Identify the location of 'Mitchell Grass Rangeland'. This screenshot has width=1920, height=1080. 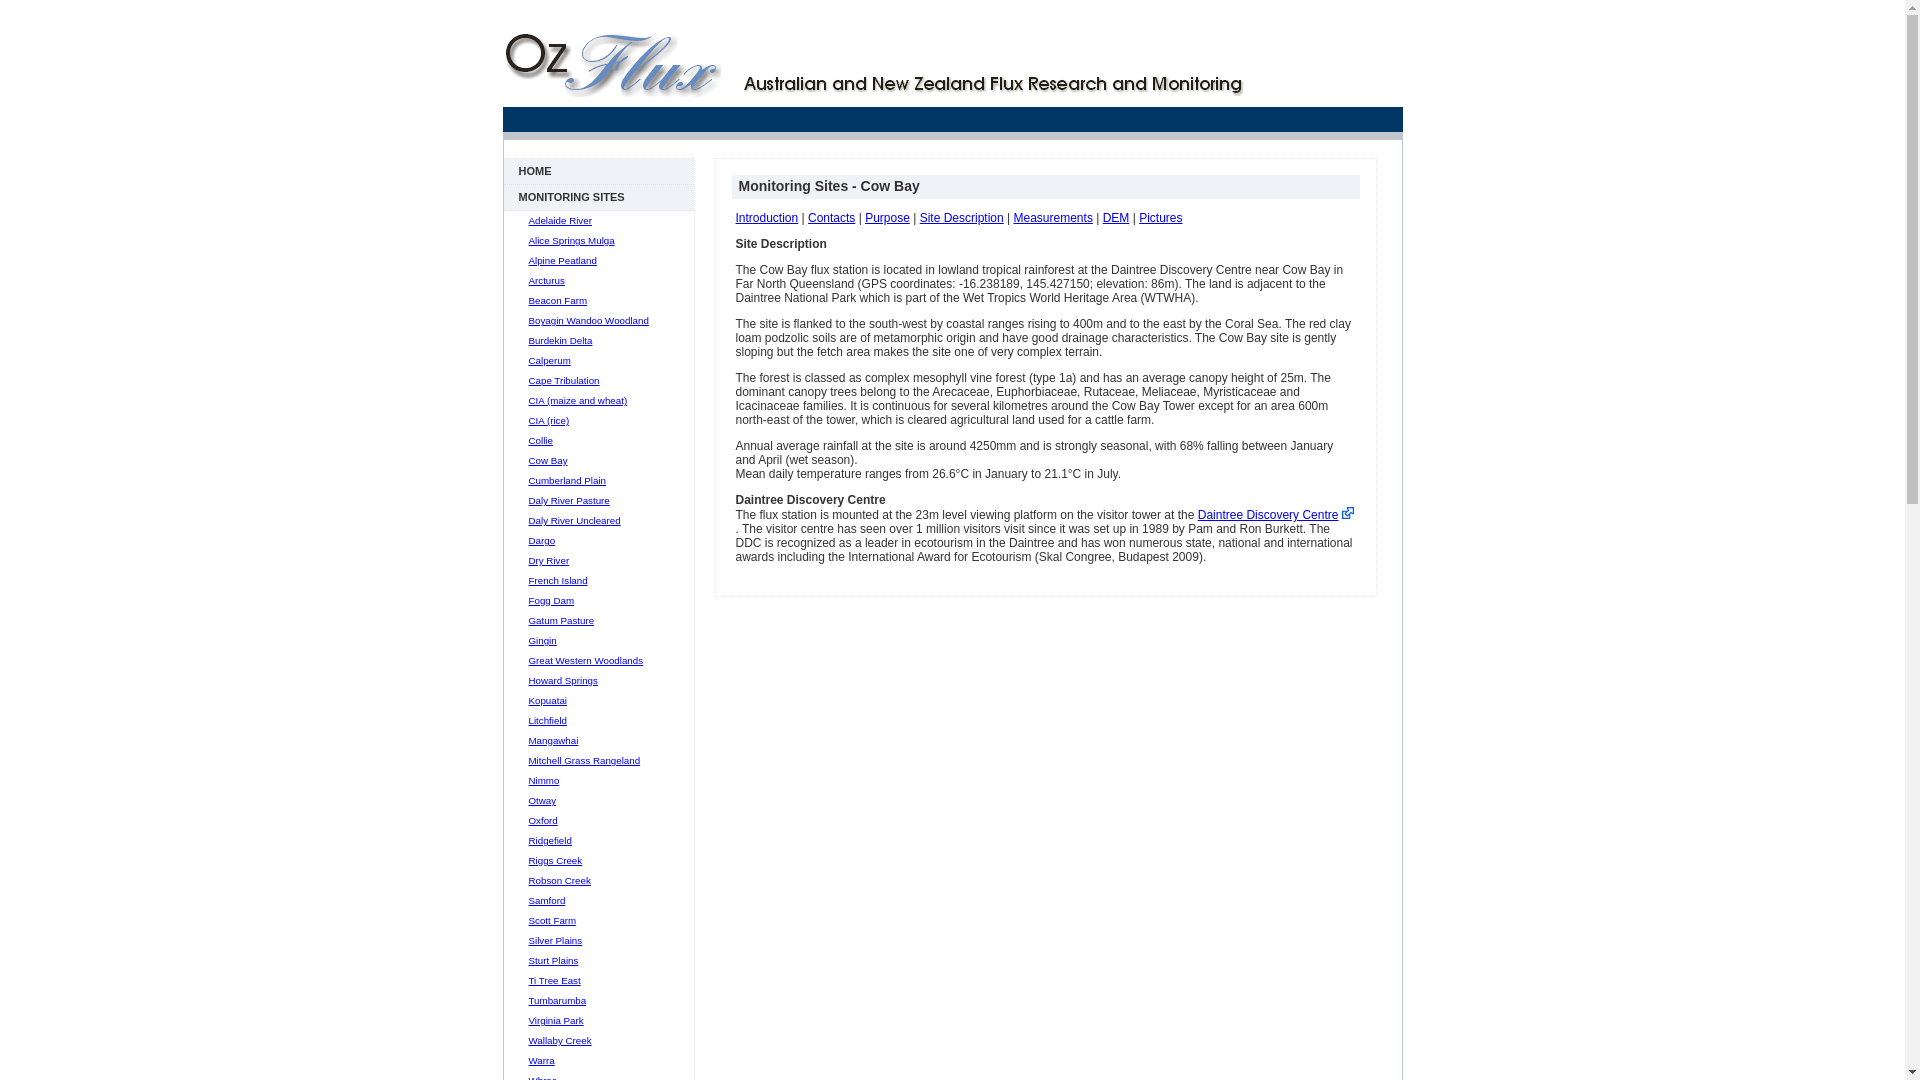
(528, 760).